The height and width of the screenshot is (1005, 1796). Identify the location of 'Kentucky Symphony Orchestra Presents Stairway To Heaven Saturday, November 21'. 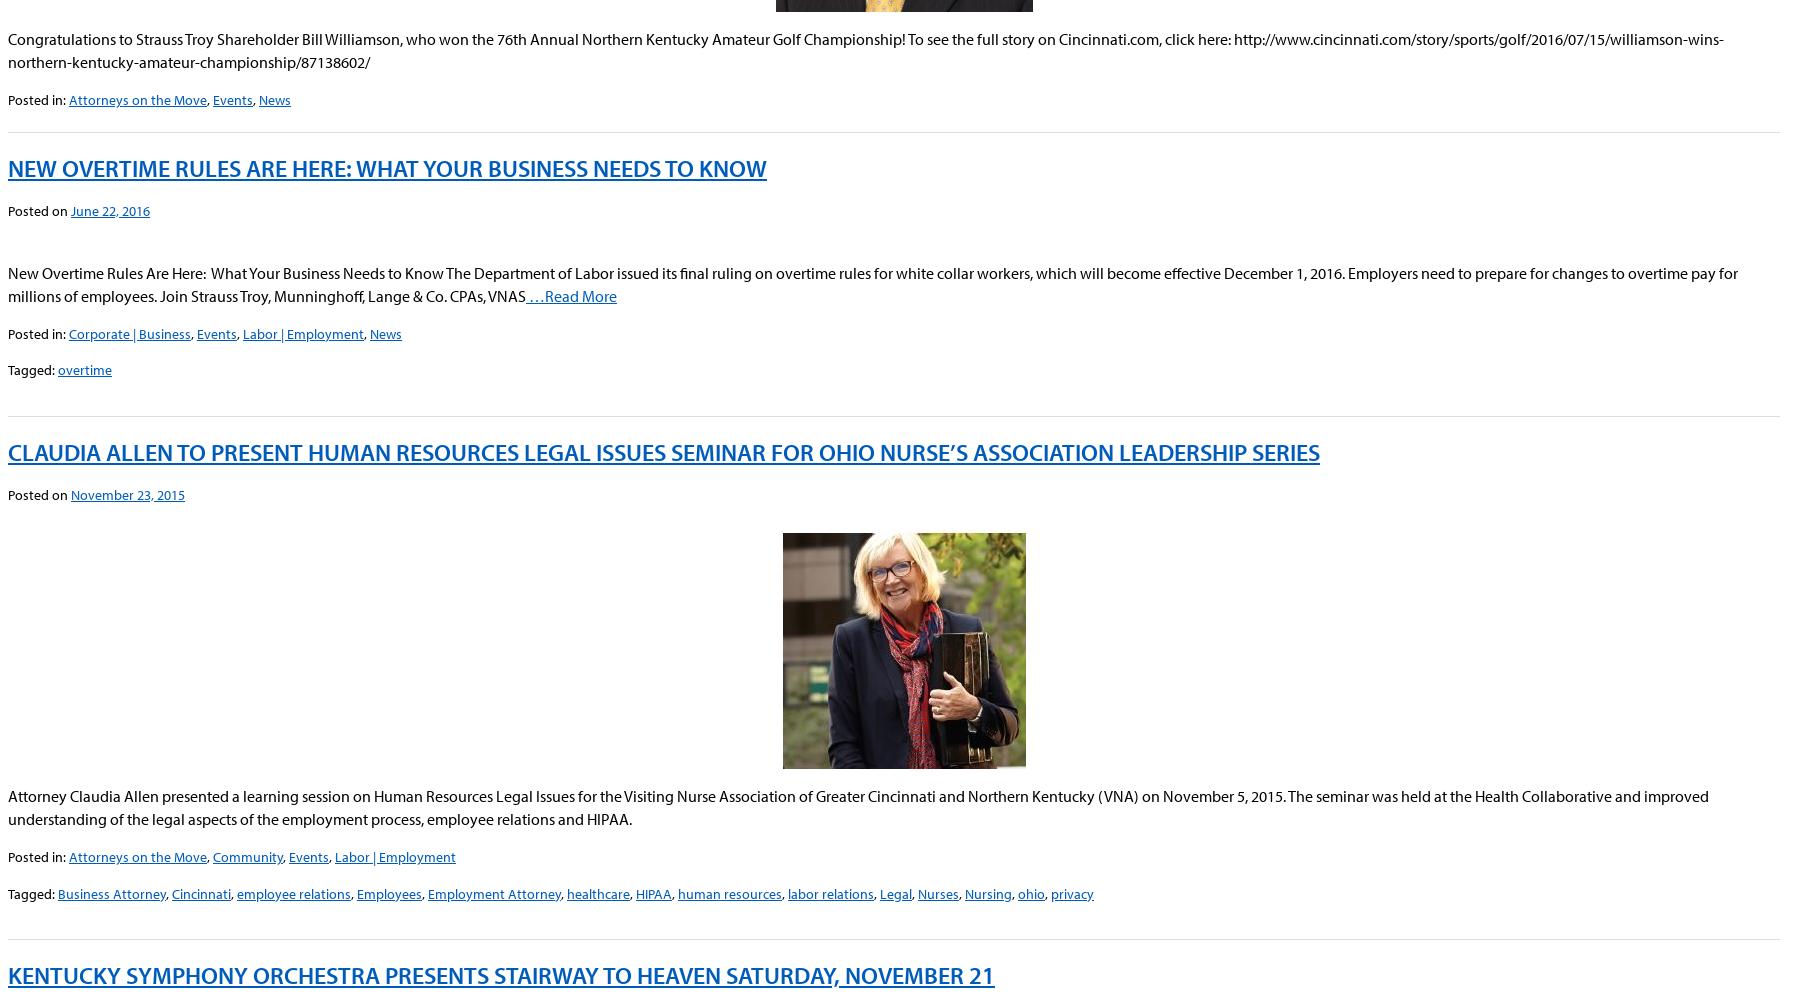
(7, 973).